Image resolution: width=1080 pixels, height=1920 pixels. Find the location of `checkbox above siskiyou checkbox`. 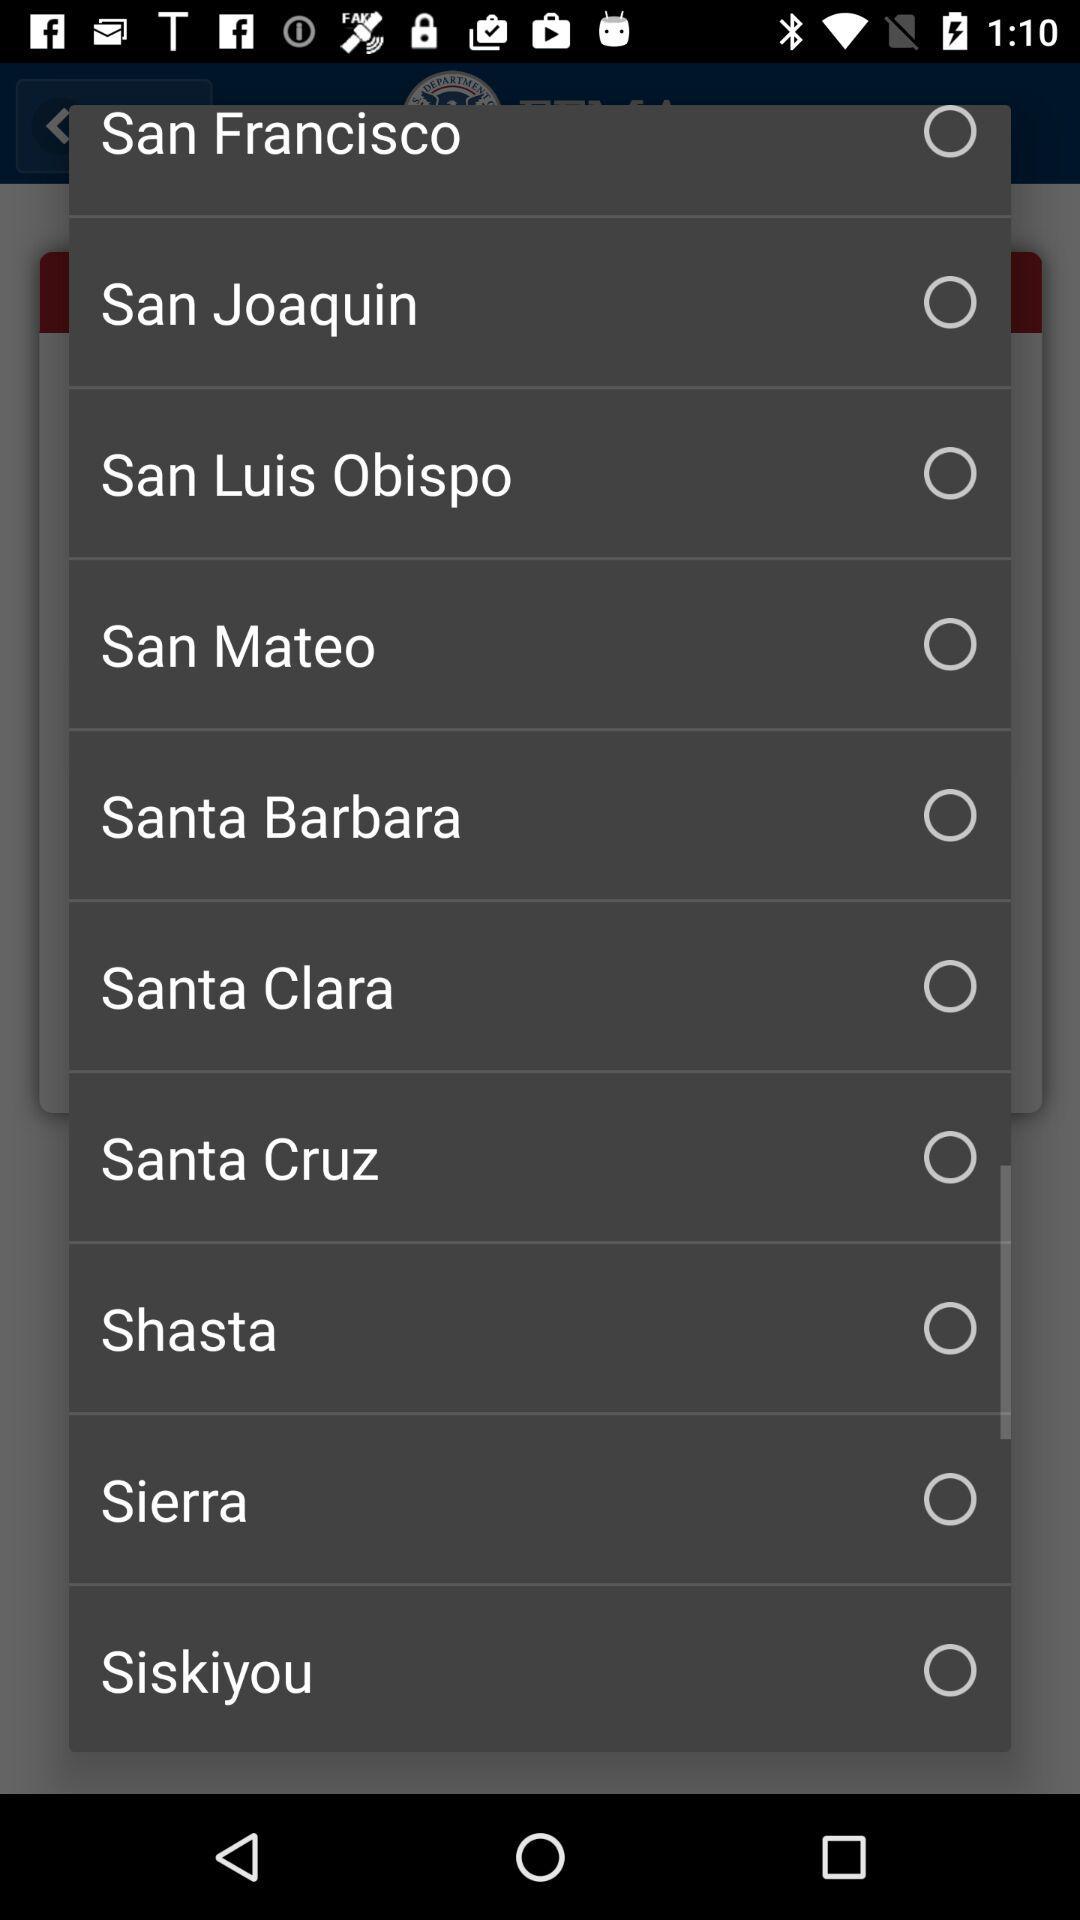

checkbox above siskiyou checkbox is located at coordinates (540, 1499).